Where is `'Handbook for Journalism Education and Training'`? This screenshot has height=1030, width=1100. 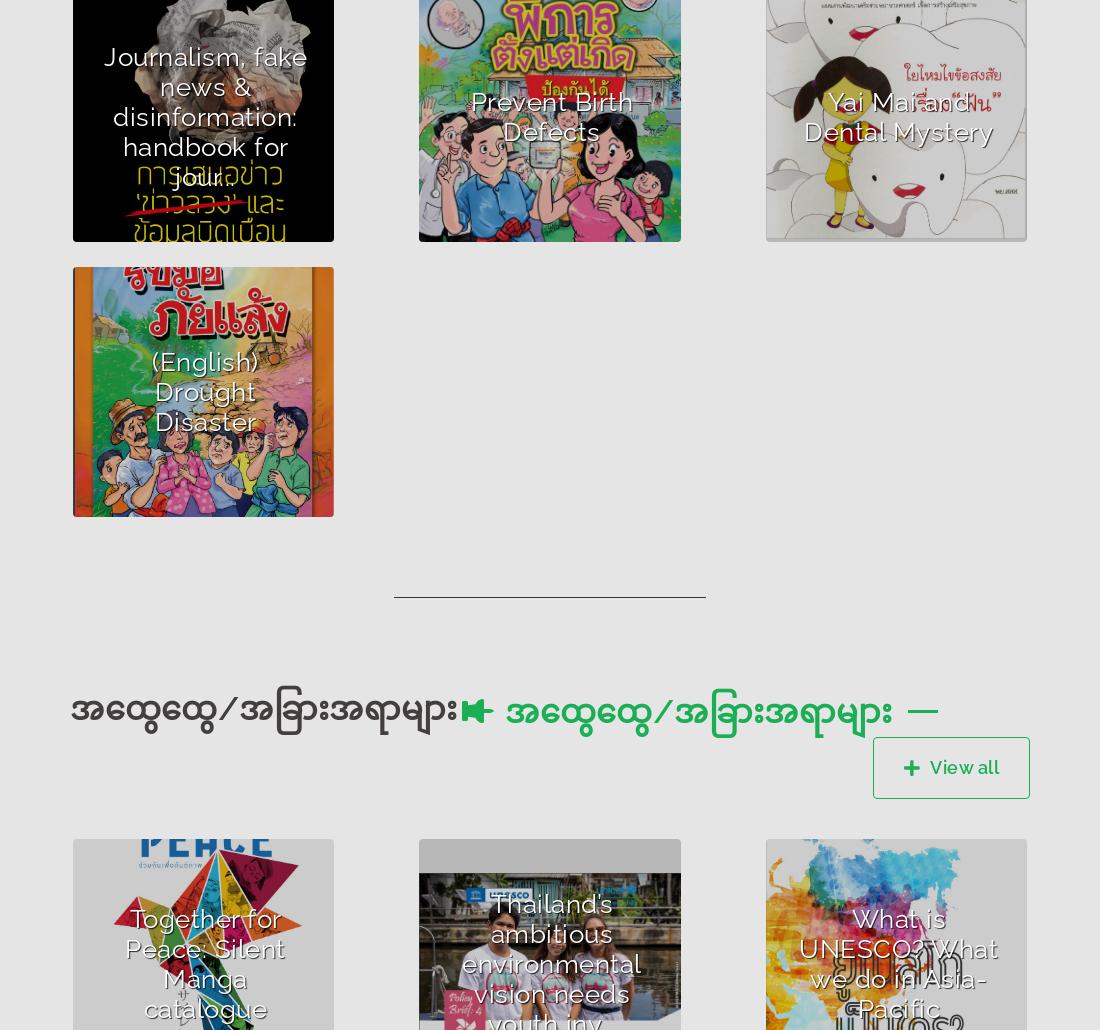 'Handbook for Journalism Education and Training' is located at coordinates (199, 138).